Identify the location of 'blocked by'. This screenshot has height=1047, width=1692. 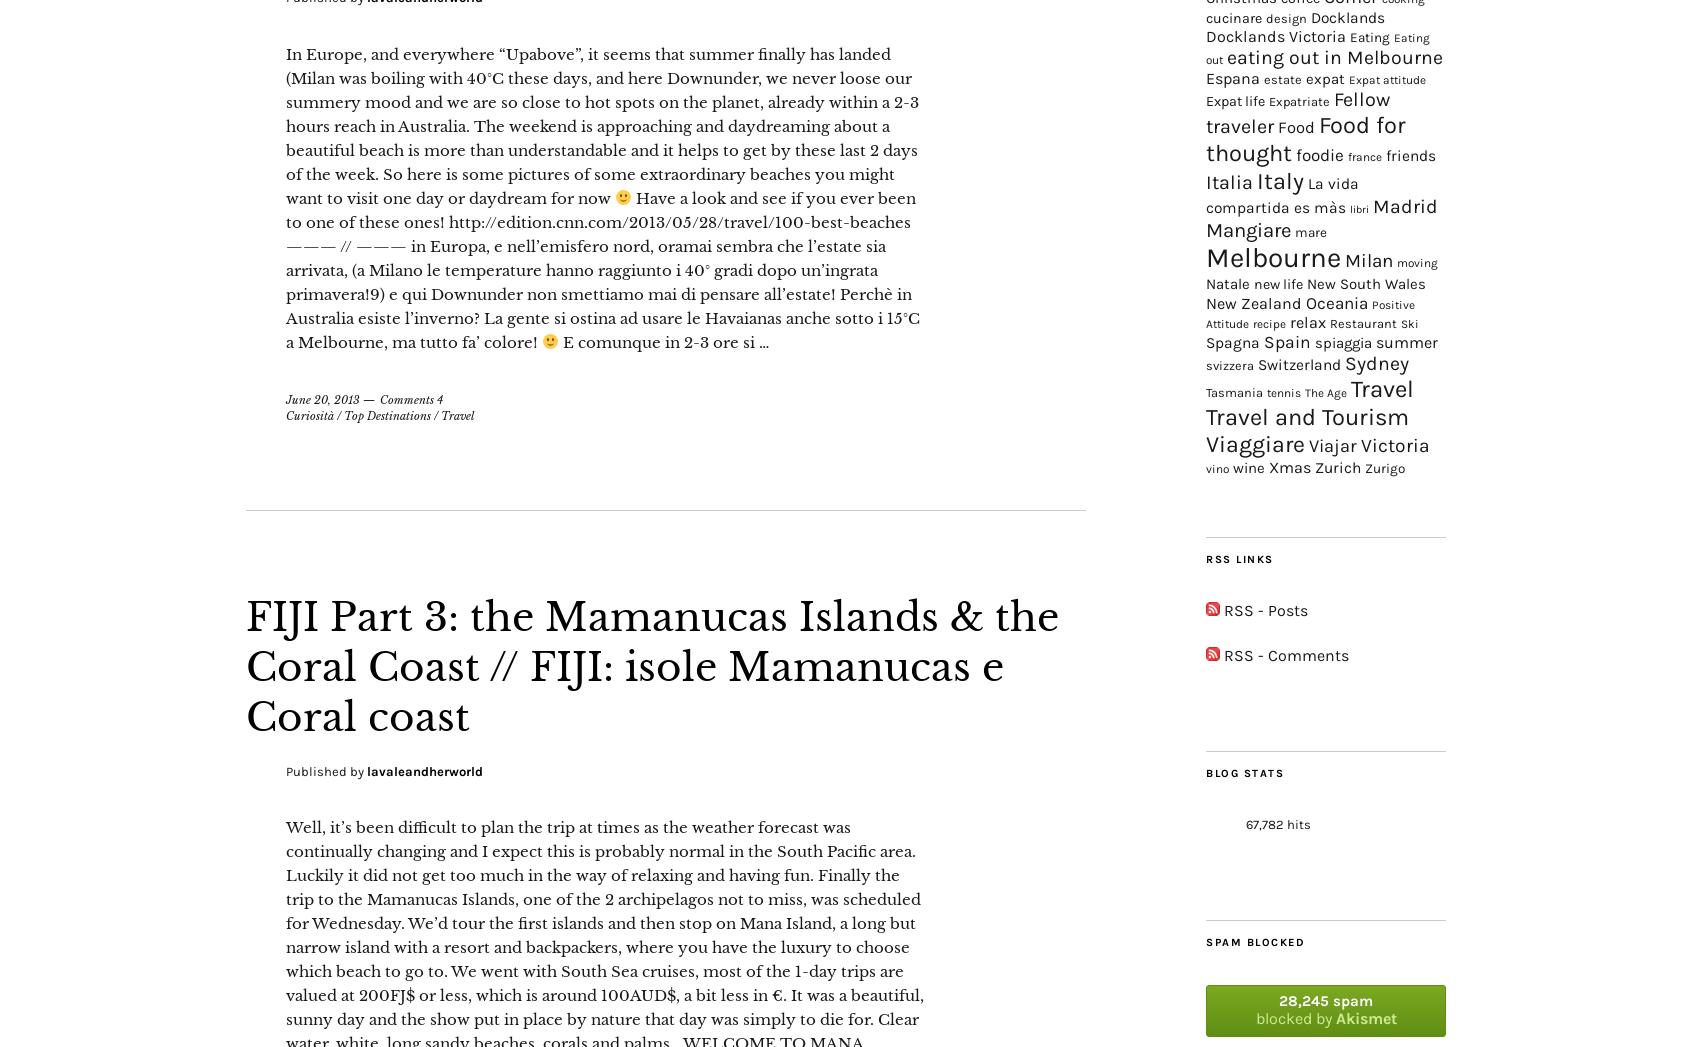
(1294, 1017).